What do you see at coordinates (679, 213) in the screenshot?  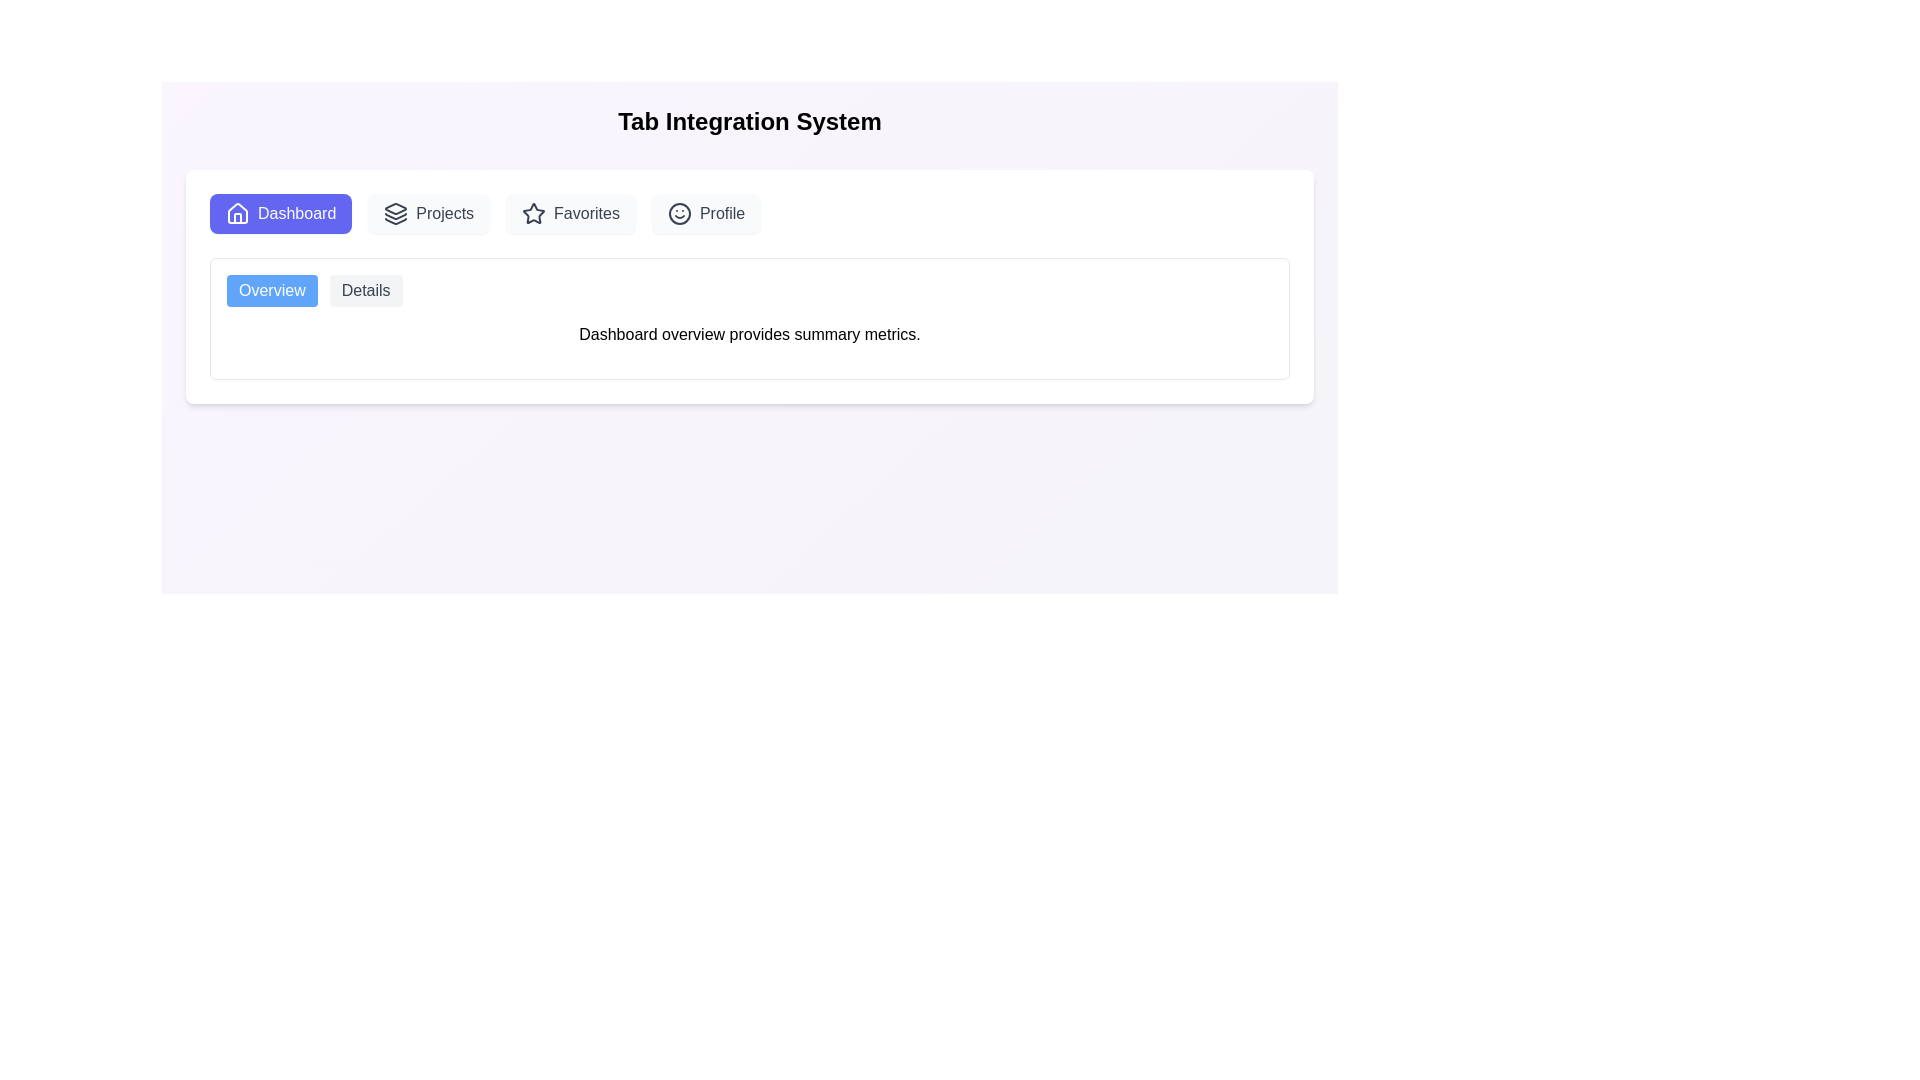 I see `the SVG circle element representing the 'Profile' label, located between the 'Favorites' tab and the textual label 'Profile' in the navigation bar` at bounding box center [679, 213].